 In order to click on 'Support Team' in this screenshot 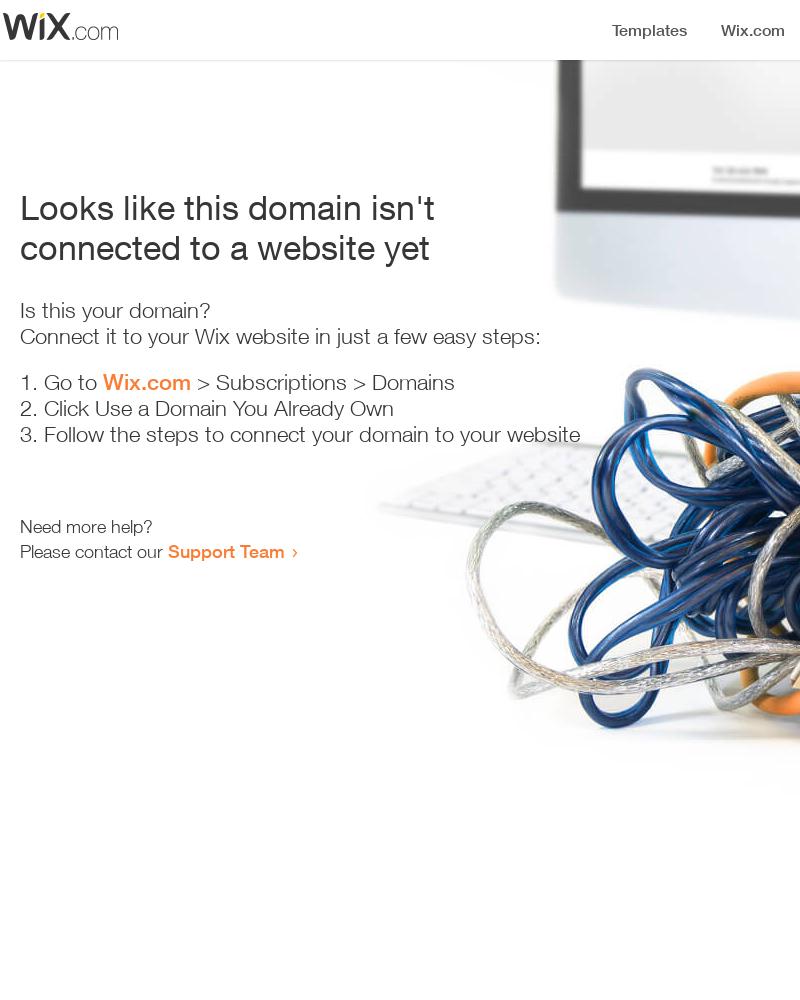, I will do `click(167, 551)`.